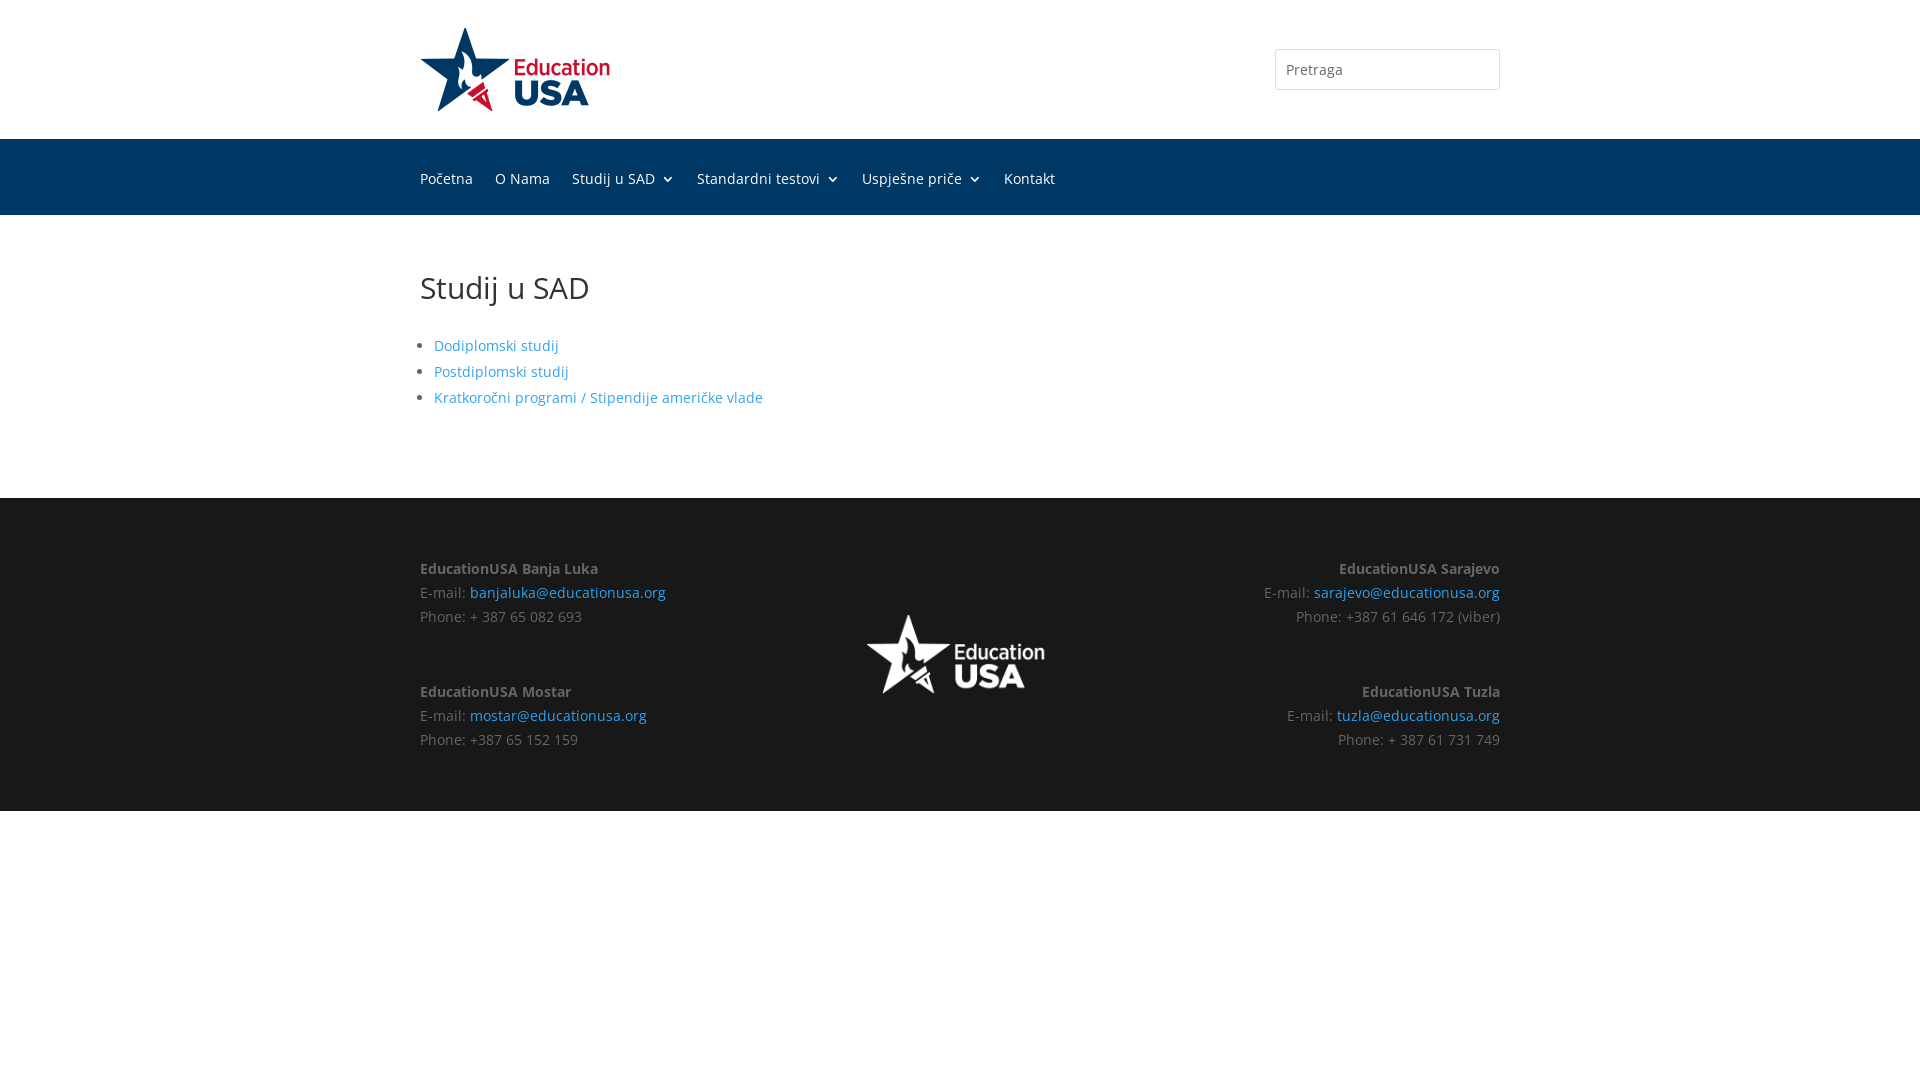 Image resolution: width=1920 pixels, height=1080 pixels. Describe the element at coordinates (501, 371) in the screenshot. I see `'Postdiplomski studij'` at that location.